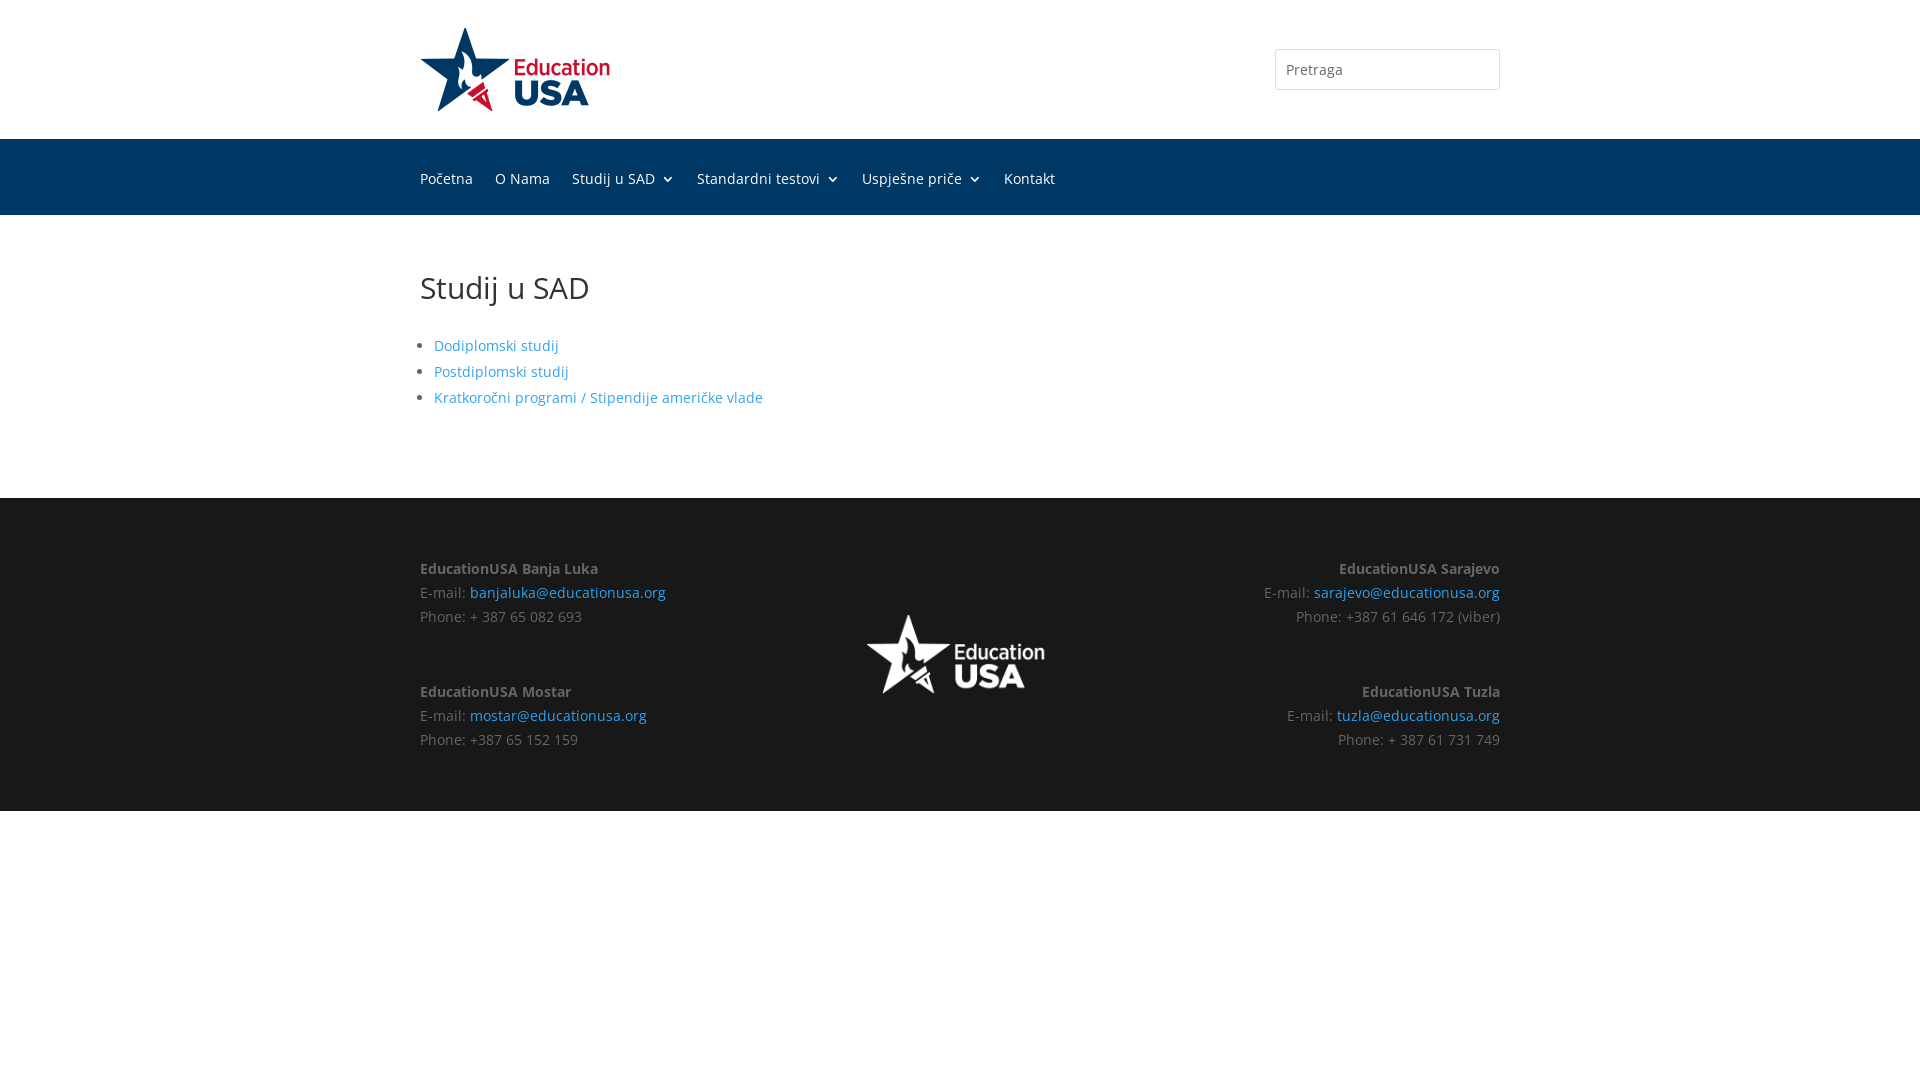 Image resolution: width=1920 pixels, height=1080 pixels. Describe the element at coordinates (501, 371) in the screenshot. I see `'Postdiplomski studij'` at that location.